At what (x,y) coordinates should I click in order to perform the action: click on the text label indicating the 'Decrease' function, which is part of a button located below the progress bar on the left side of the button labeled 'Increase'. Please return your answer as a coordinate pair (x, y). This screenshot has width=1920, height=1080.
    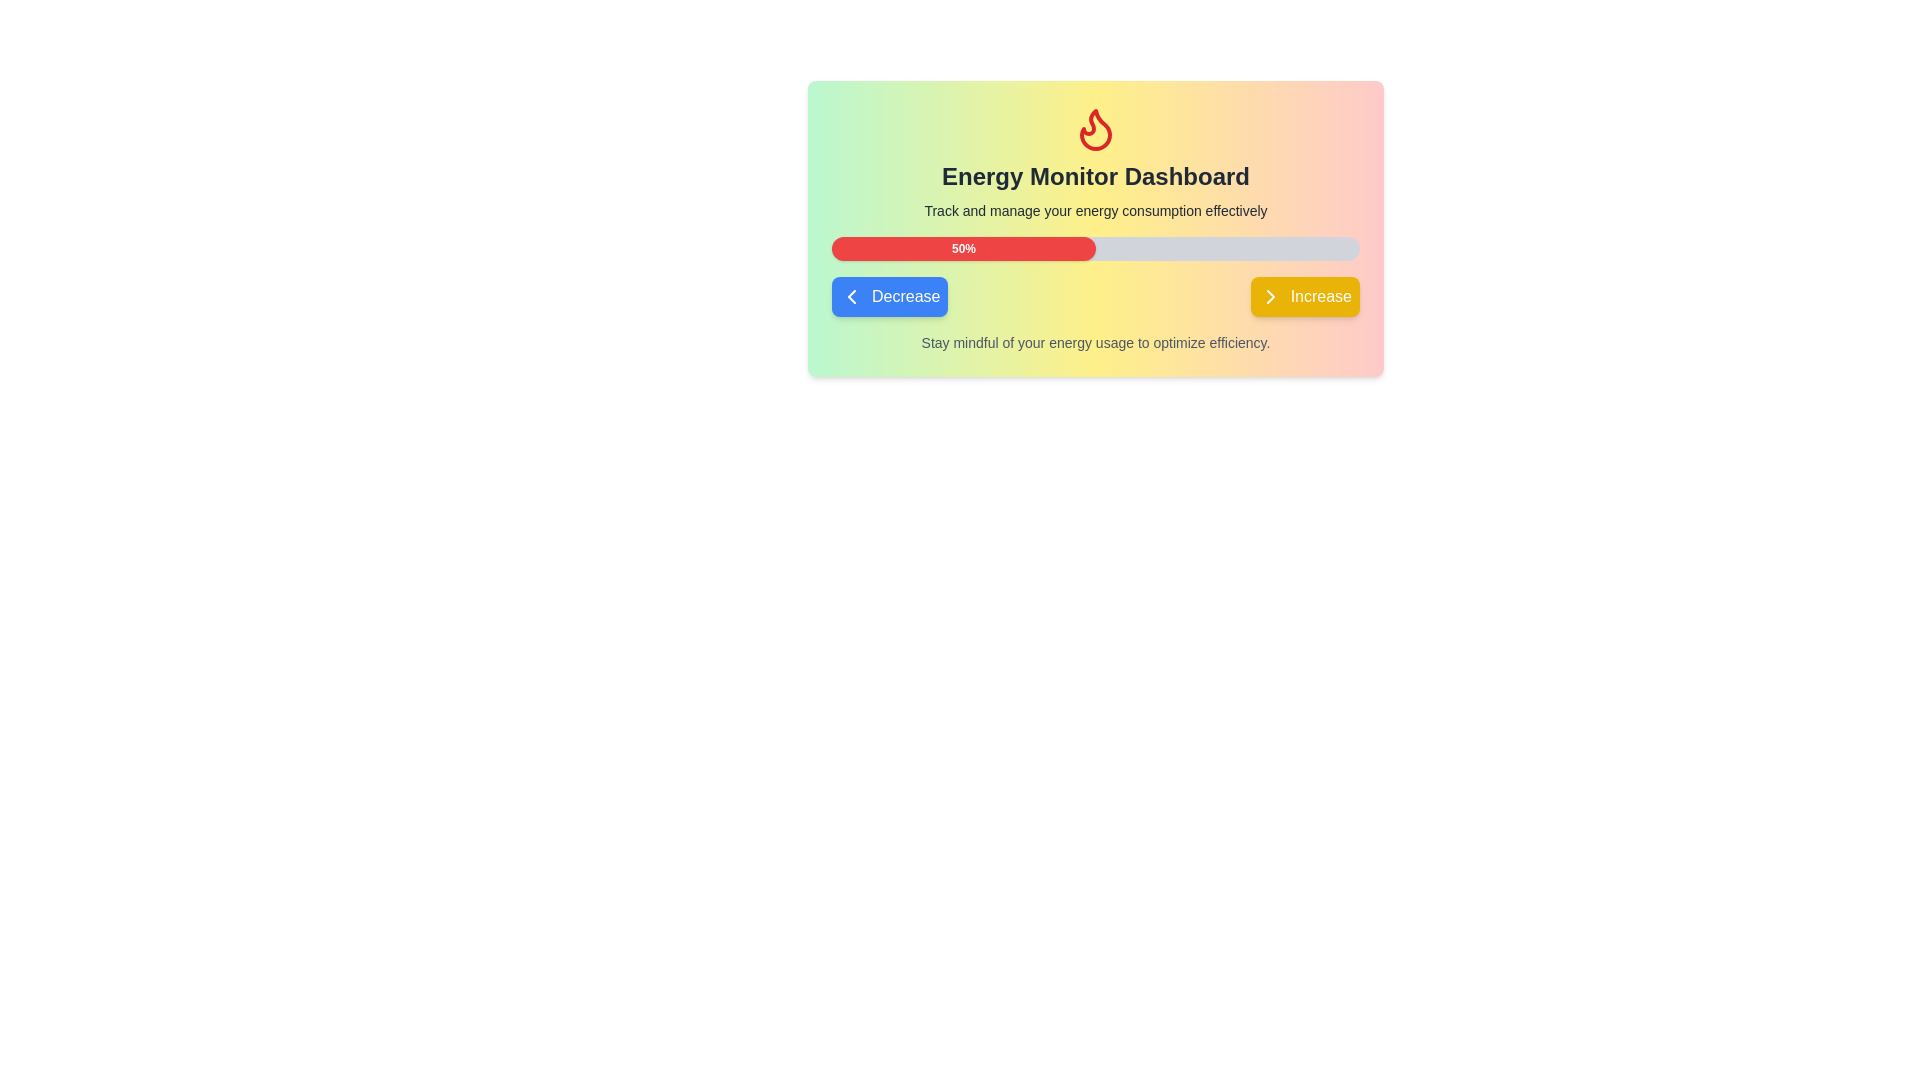
    Looking at the image, I should click on (905, 297).